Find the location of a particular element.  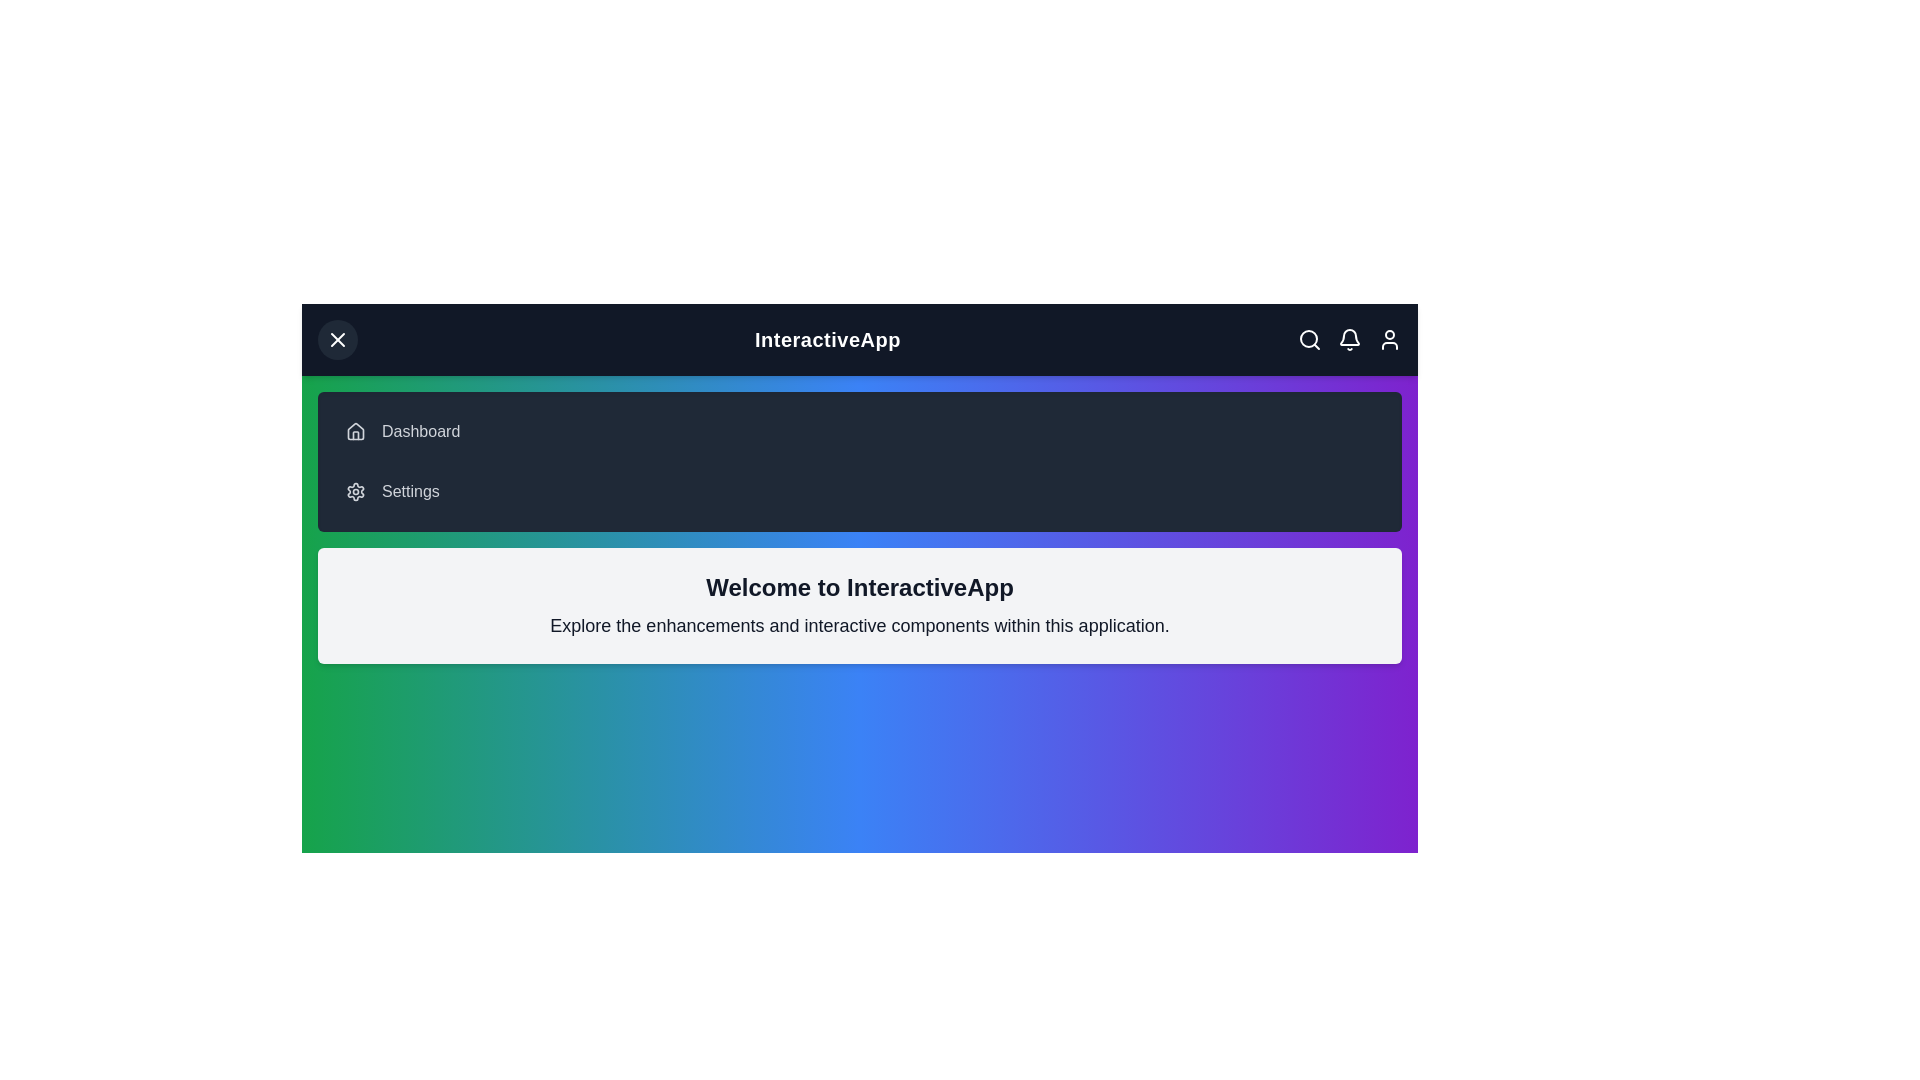

the 'Settings' menu item to navigate to the settings page is located at coordinates (408, 492).